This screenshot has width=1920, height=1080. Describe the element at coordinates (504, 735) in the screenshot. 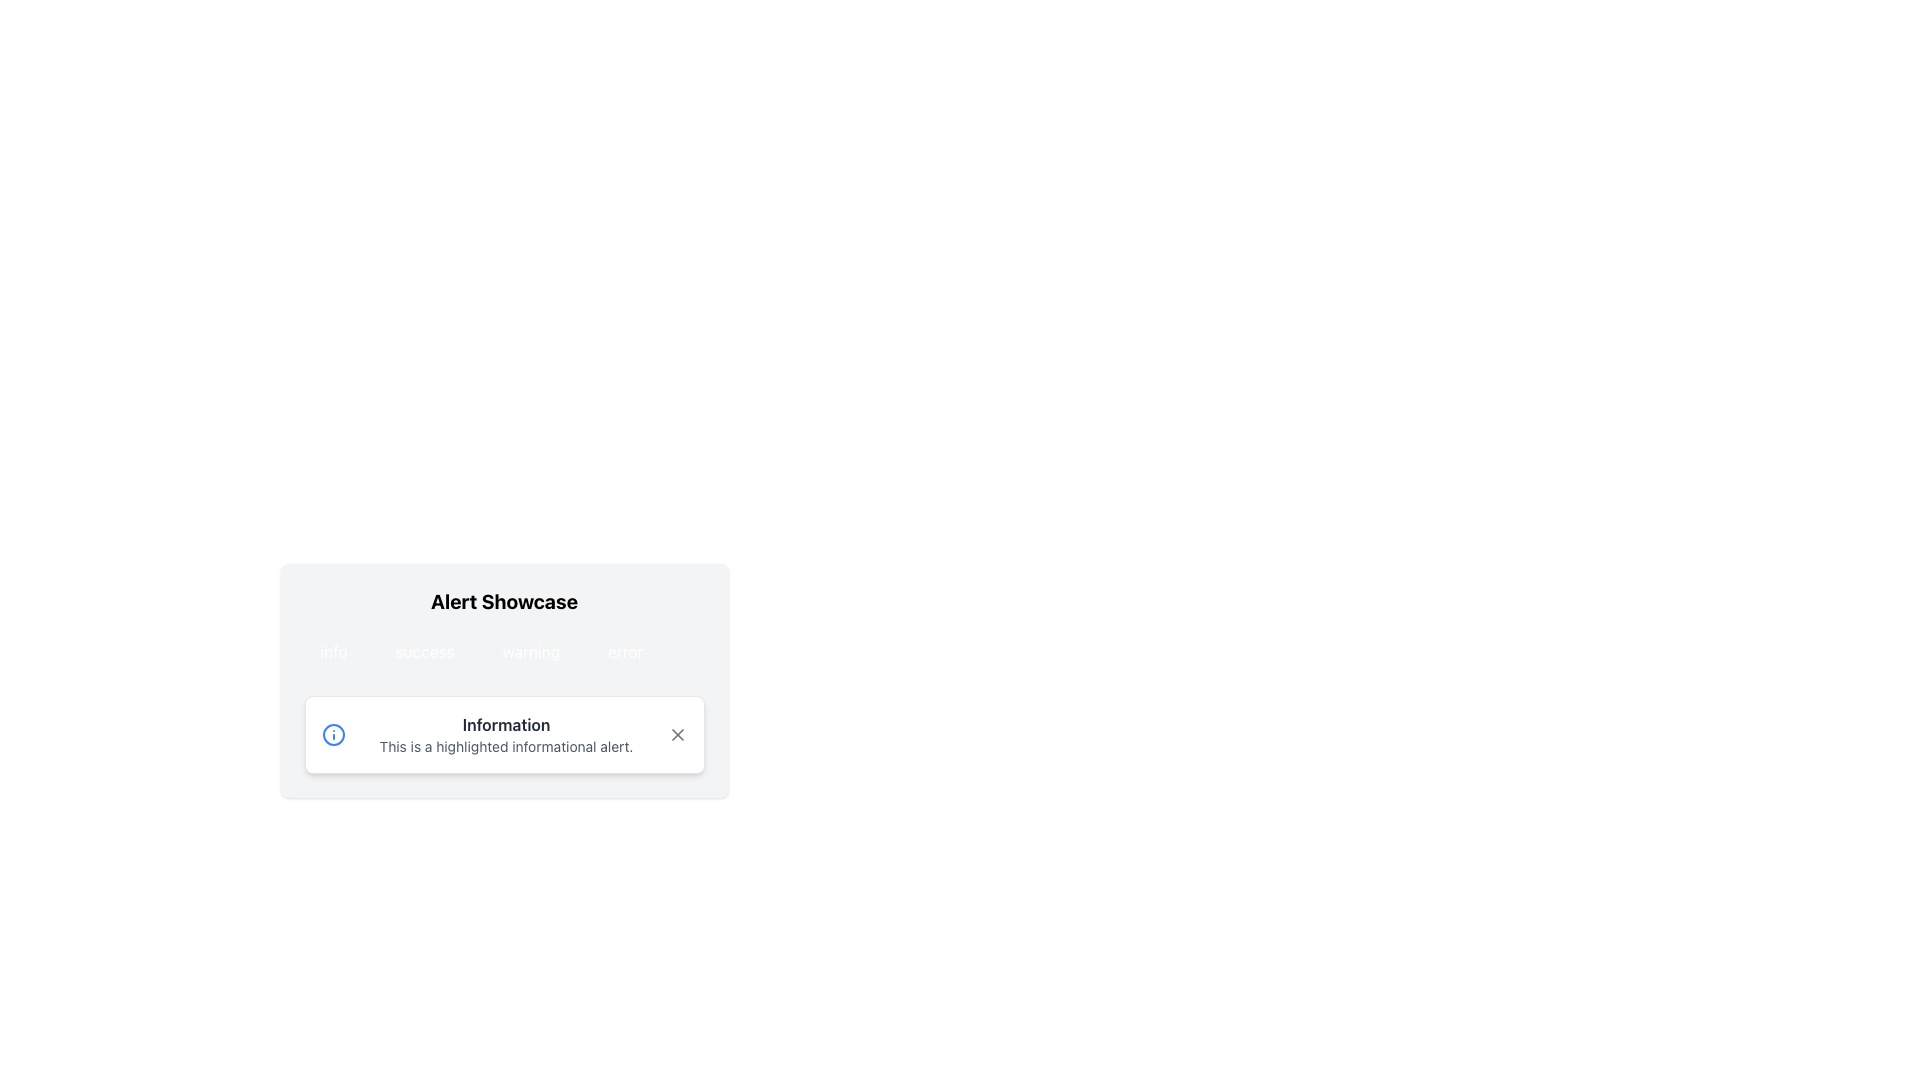

I see `alert message of the Informational alert component titled 'Information' which displays 'This is a highlighted informational alert.'` at that location.